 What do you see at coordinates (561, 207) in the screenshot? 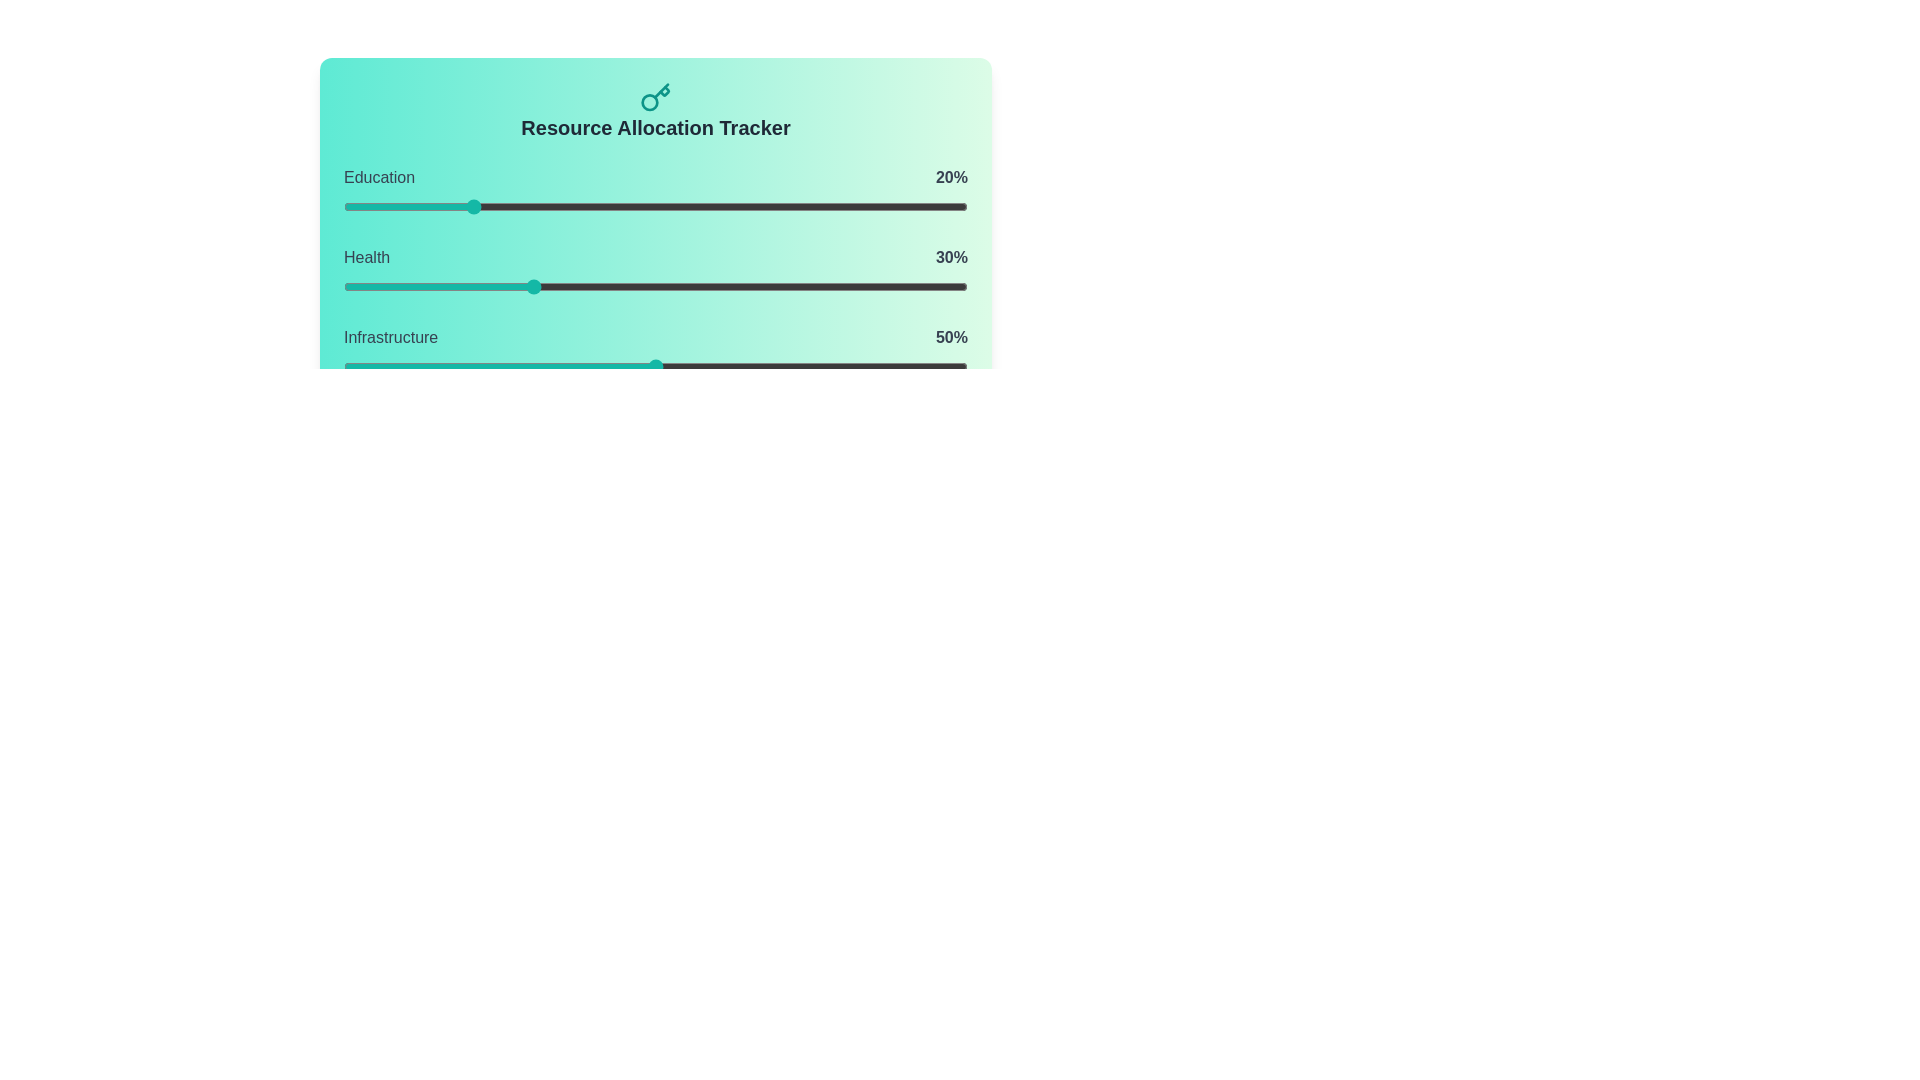
I see `the Education slider to 35% allocation` at bounding box center [561, 207].